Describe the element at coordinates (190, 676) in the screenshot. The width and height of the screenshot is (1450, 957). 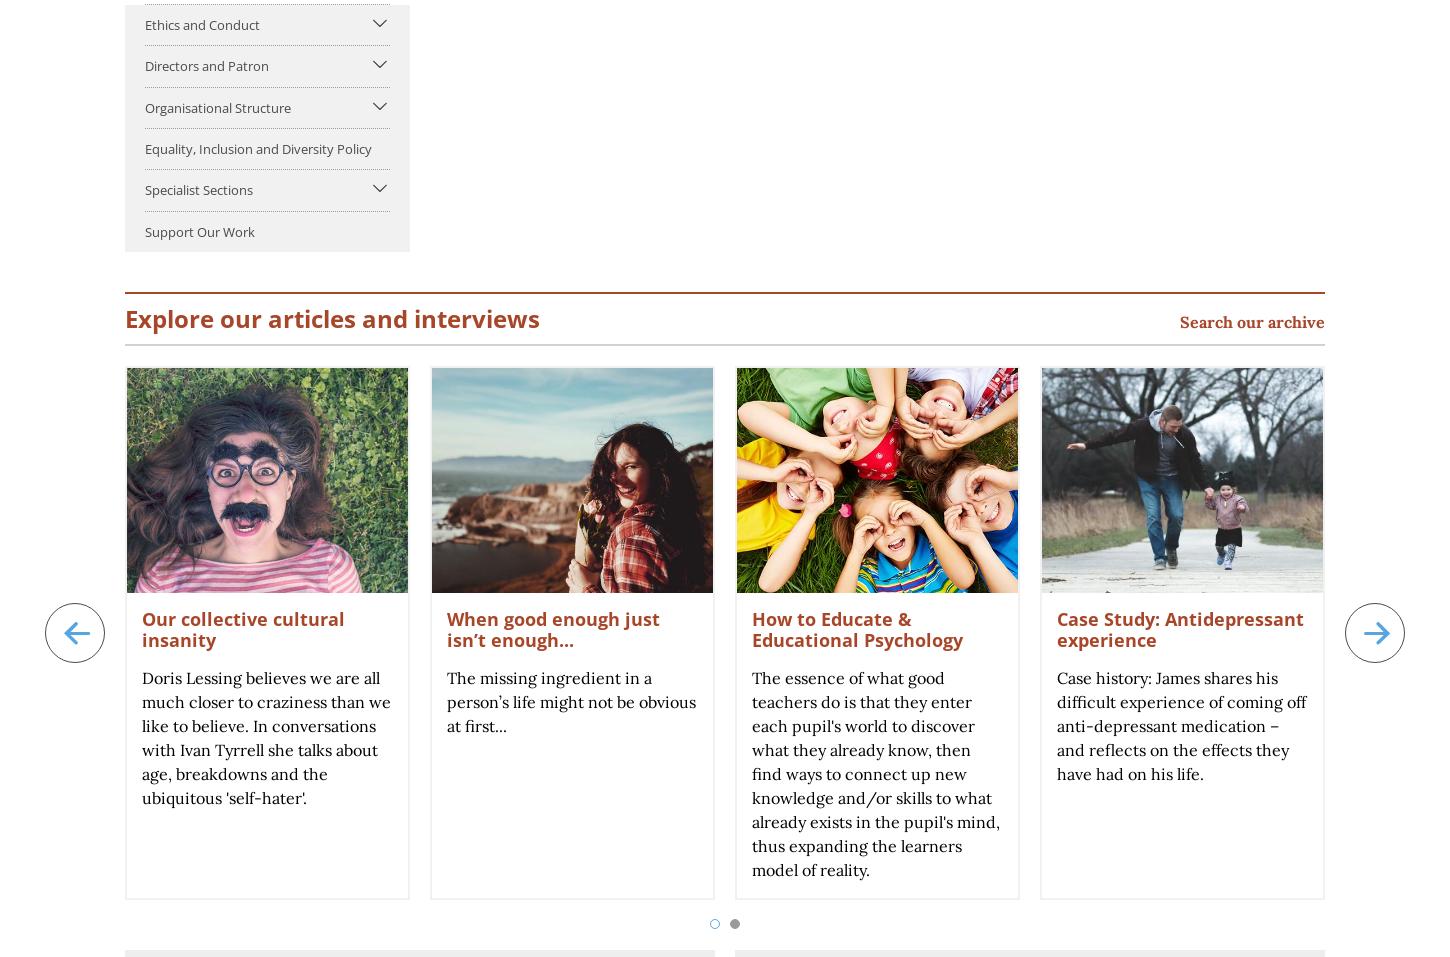
I see `'Doris Lessing'` at that location.